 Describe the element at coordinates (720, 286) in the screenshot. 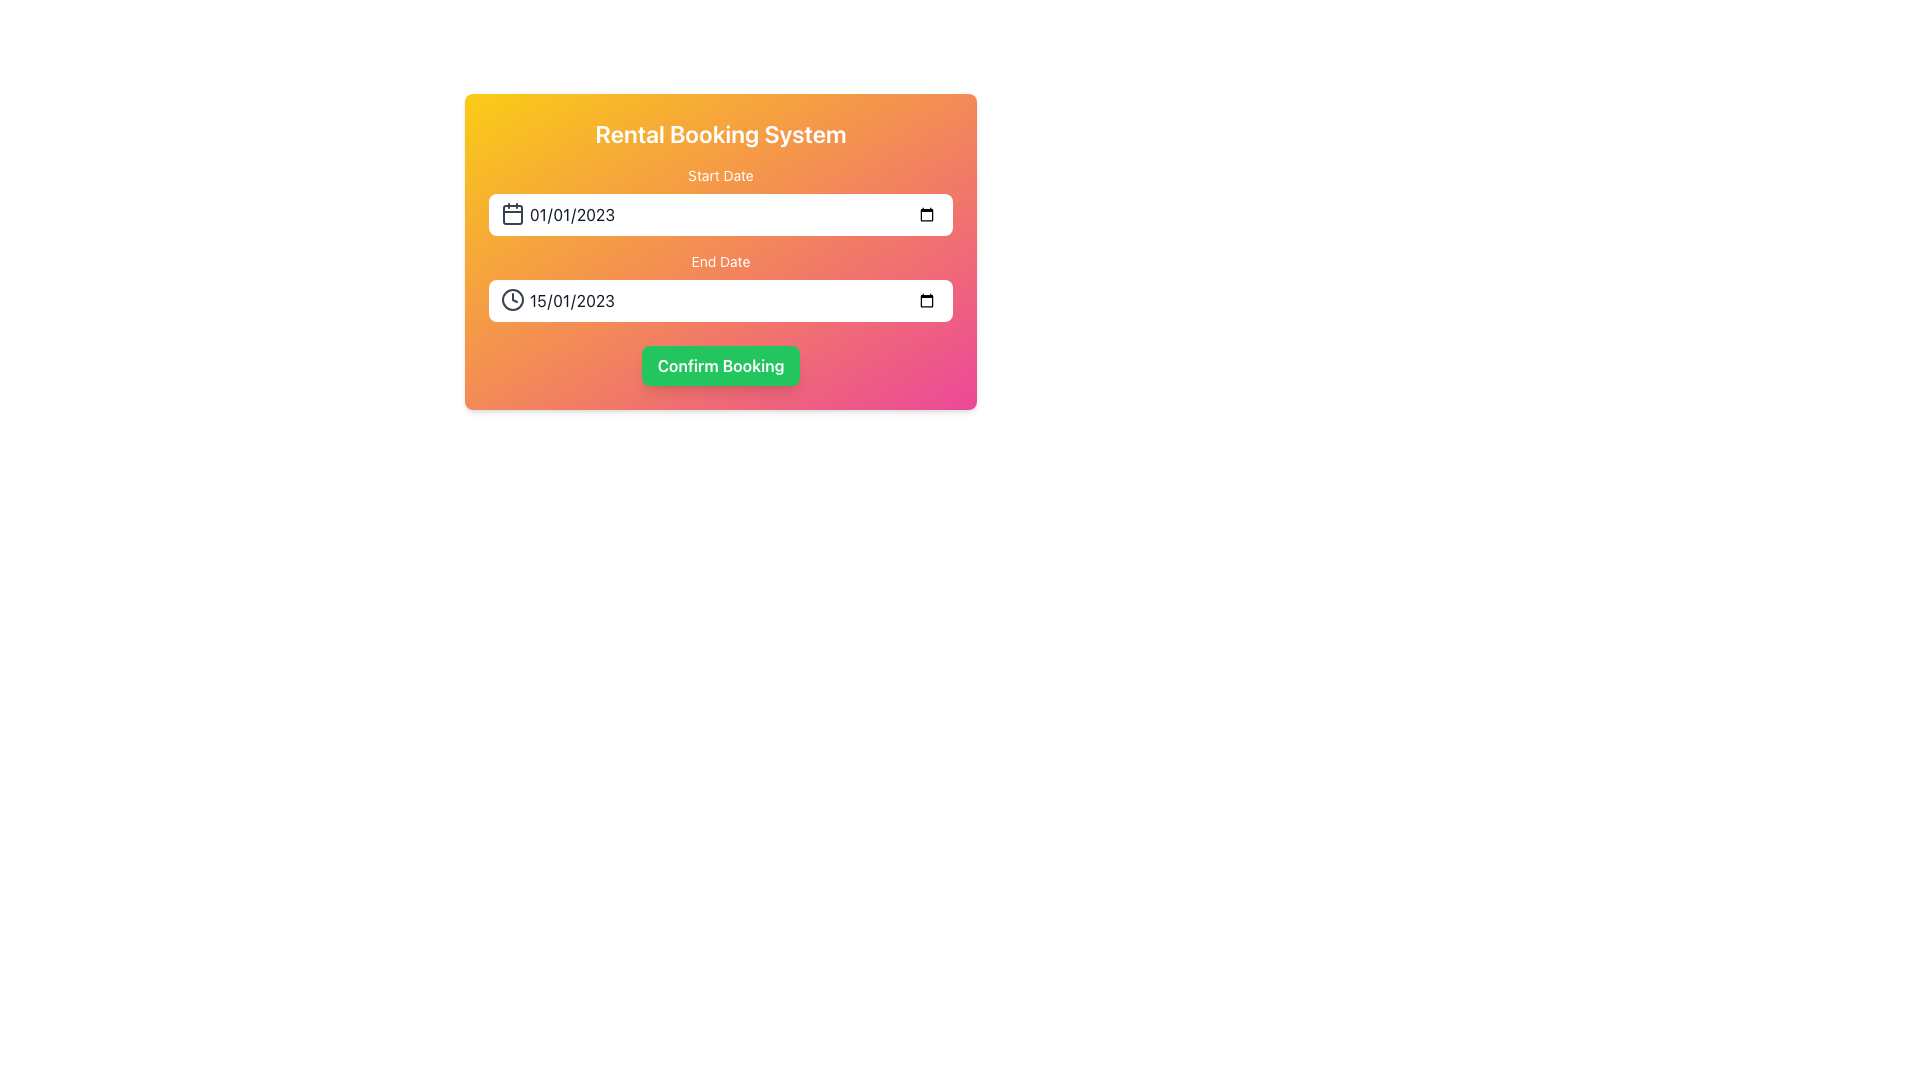

I see `the calendar icon in the Date Picker Component` at that location.